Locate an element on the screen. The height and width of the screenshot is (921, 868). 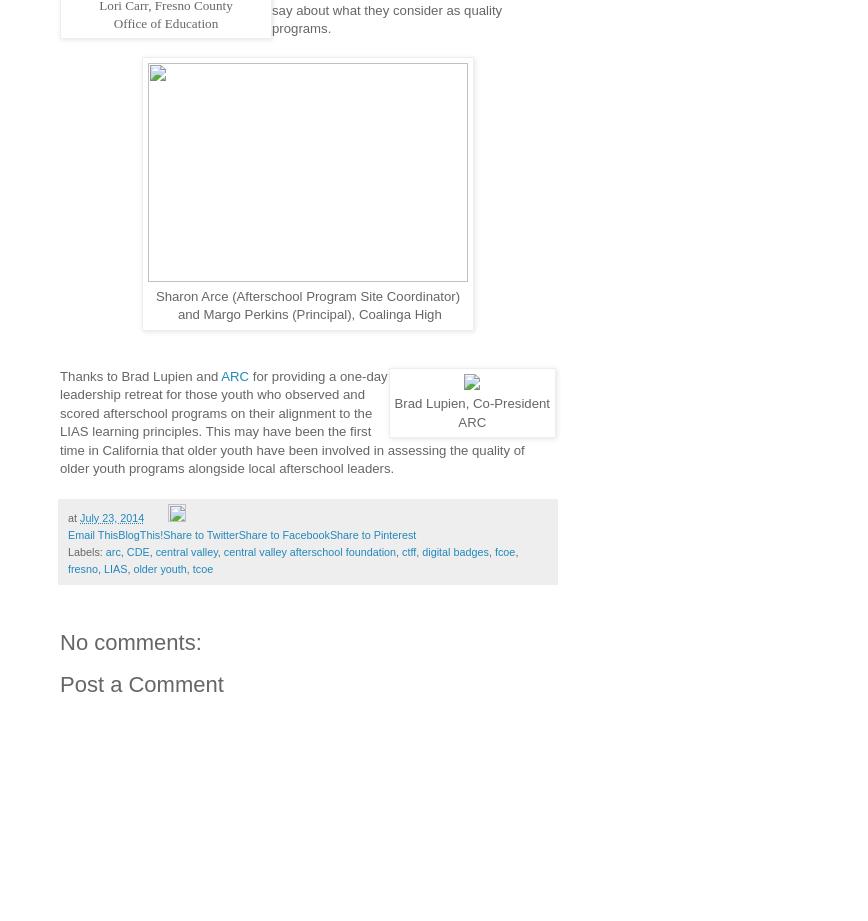
'CDE' is located at coordinates (137, 550).